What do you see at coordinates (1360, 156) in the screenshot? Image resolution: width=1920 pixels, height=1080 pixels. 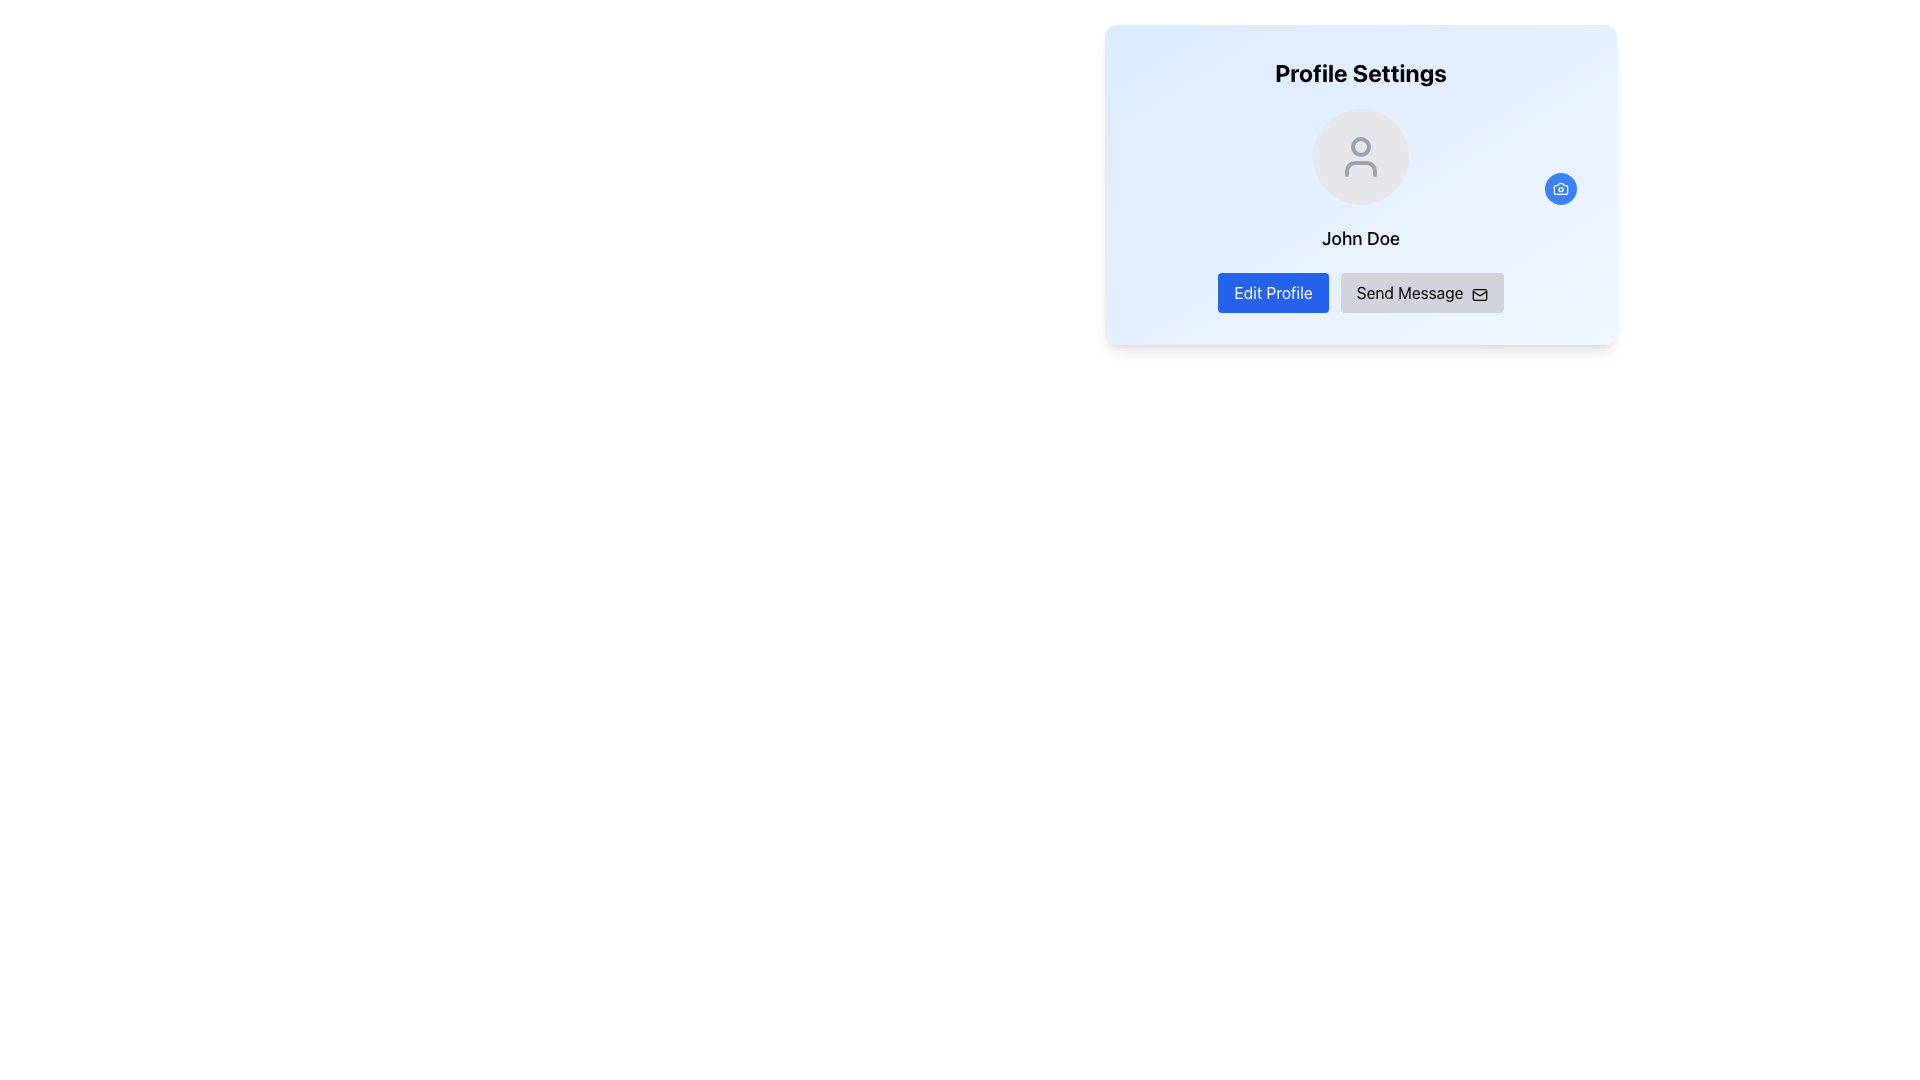 I see `the user profile icon, which is a circular icon representing the user's avatar, located at the top section of the profile settings card` at bounding box center [1360, 156].